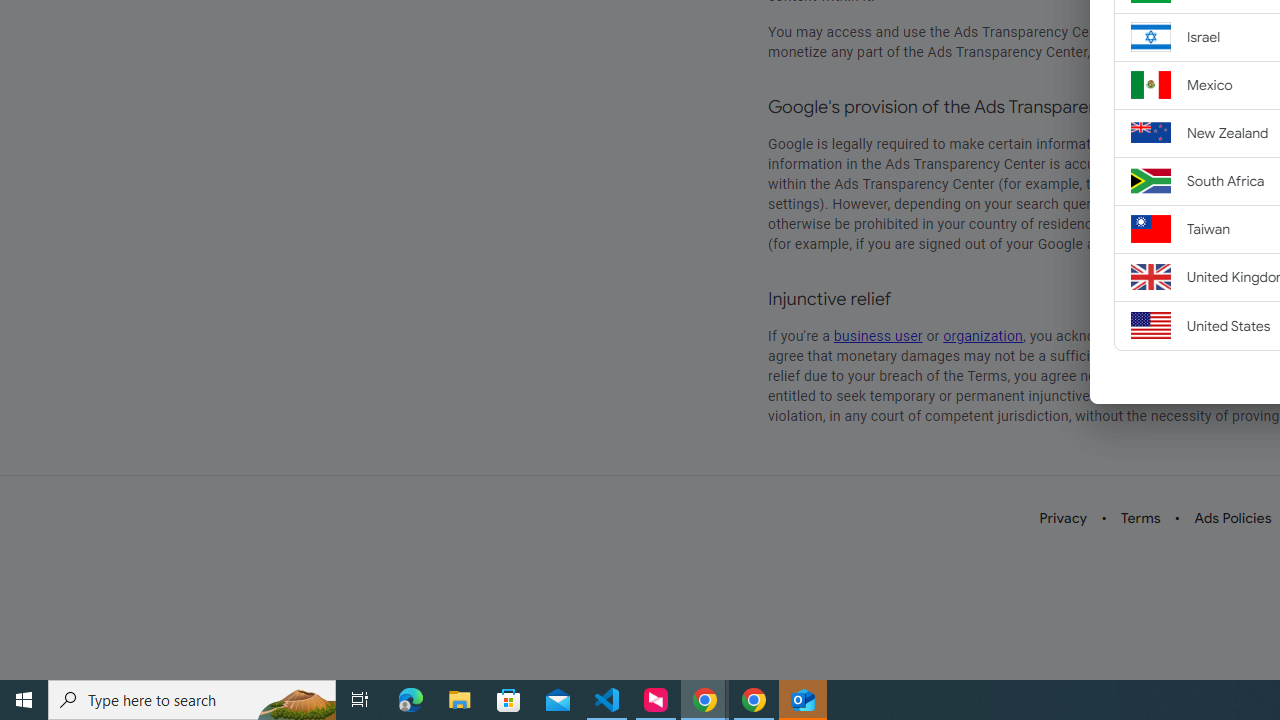  I want to click on 'organization', so click(983, 335).